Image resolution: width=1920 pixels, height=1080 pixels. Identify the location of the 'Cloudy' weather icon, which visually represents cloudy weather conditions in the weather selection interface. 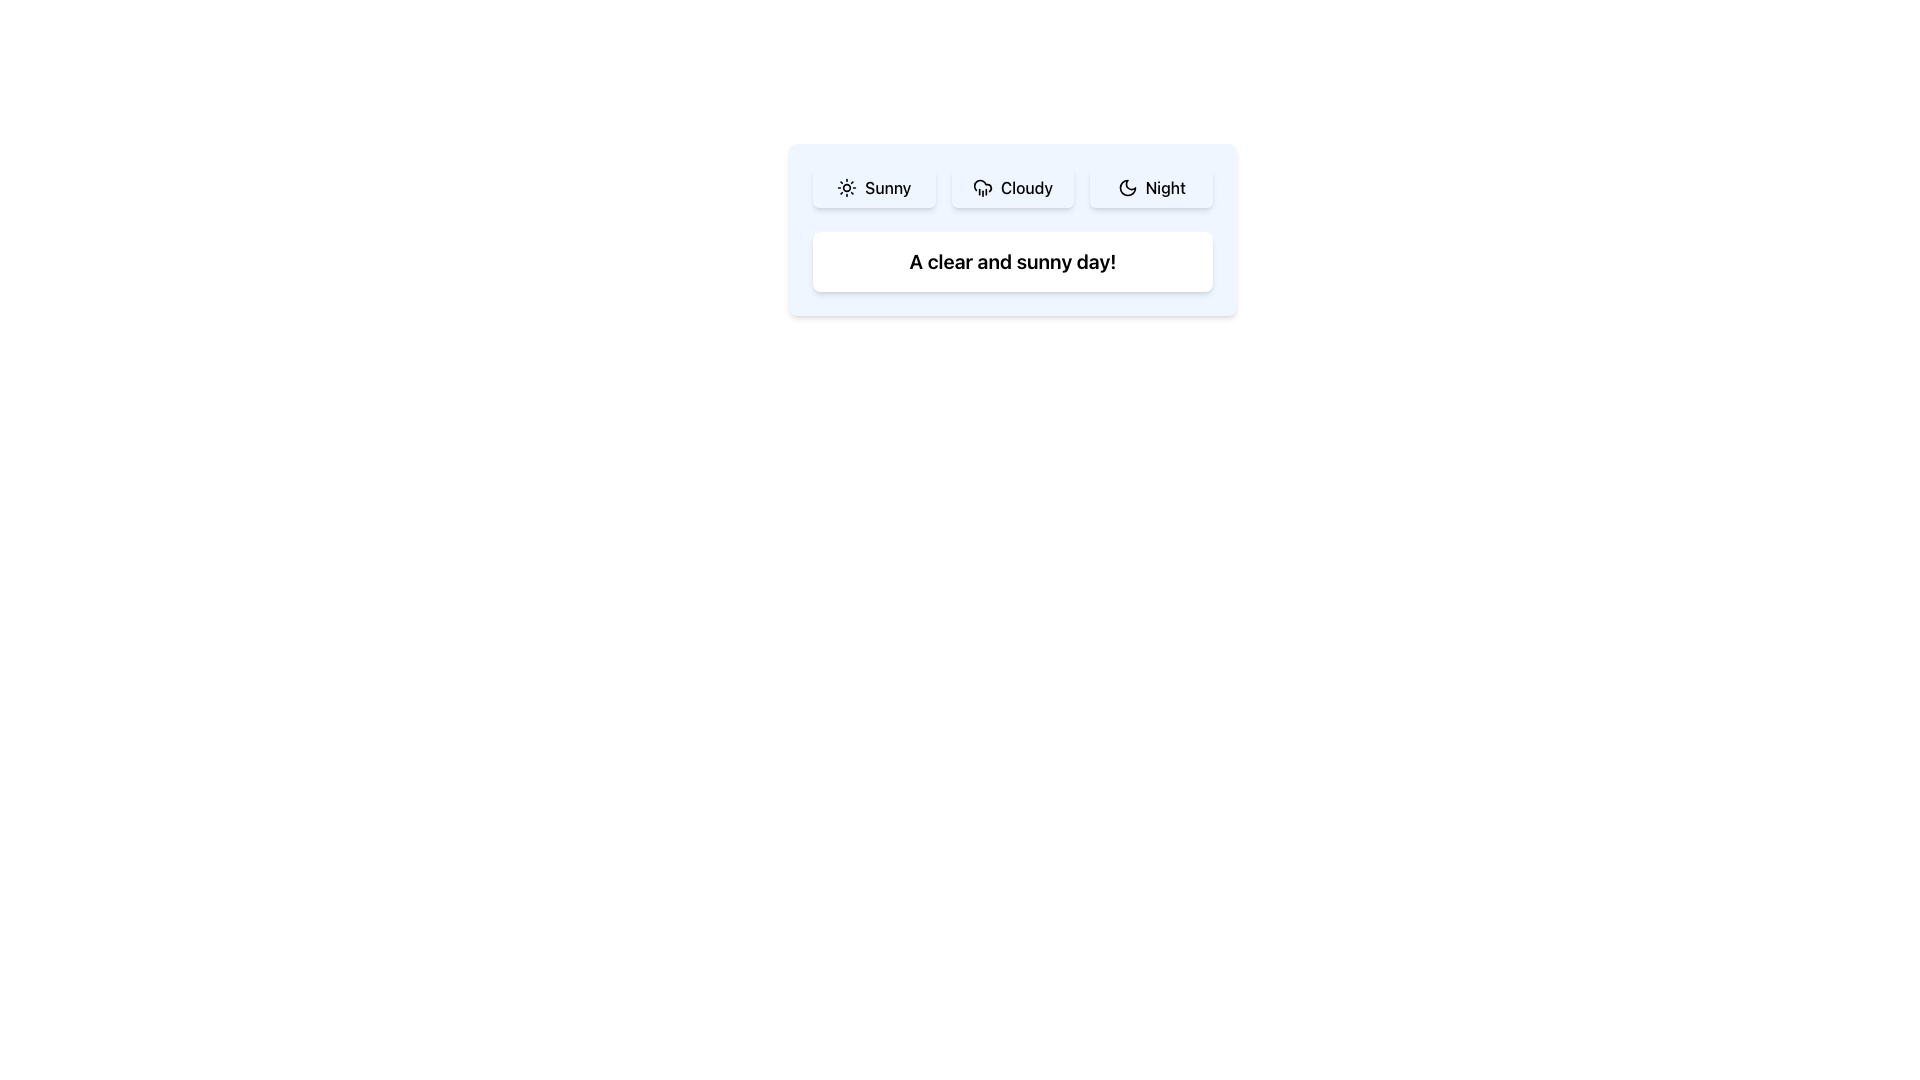
(982, 185).